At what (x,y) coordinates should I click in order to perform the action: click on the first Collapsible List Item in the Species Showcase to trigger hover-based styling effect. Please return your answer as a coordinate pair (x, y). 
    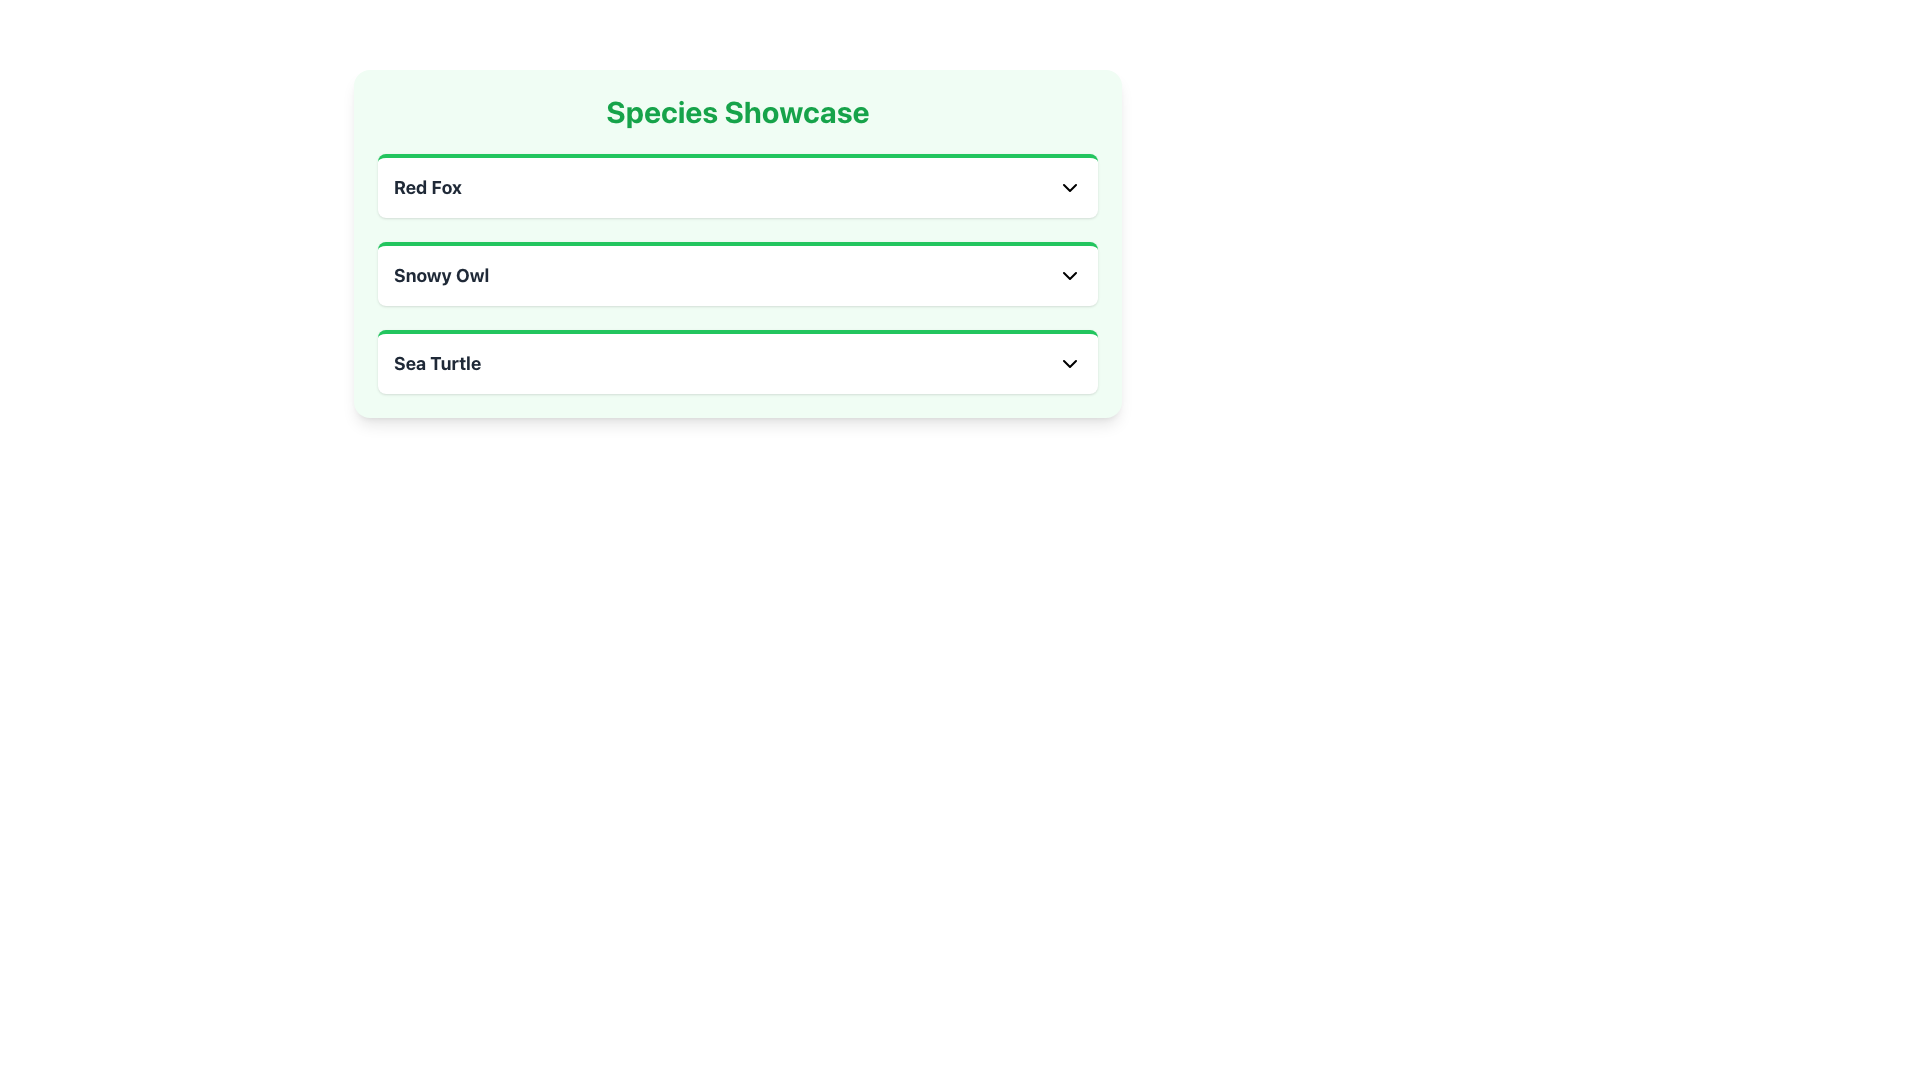
    Looking at the image, I should click on (737, 185).